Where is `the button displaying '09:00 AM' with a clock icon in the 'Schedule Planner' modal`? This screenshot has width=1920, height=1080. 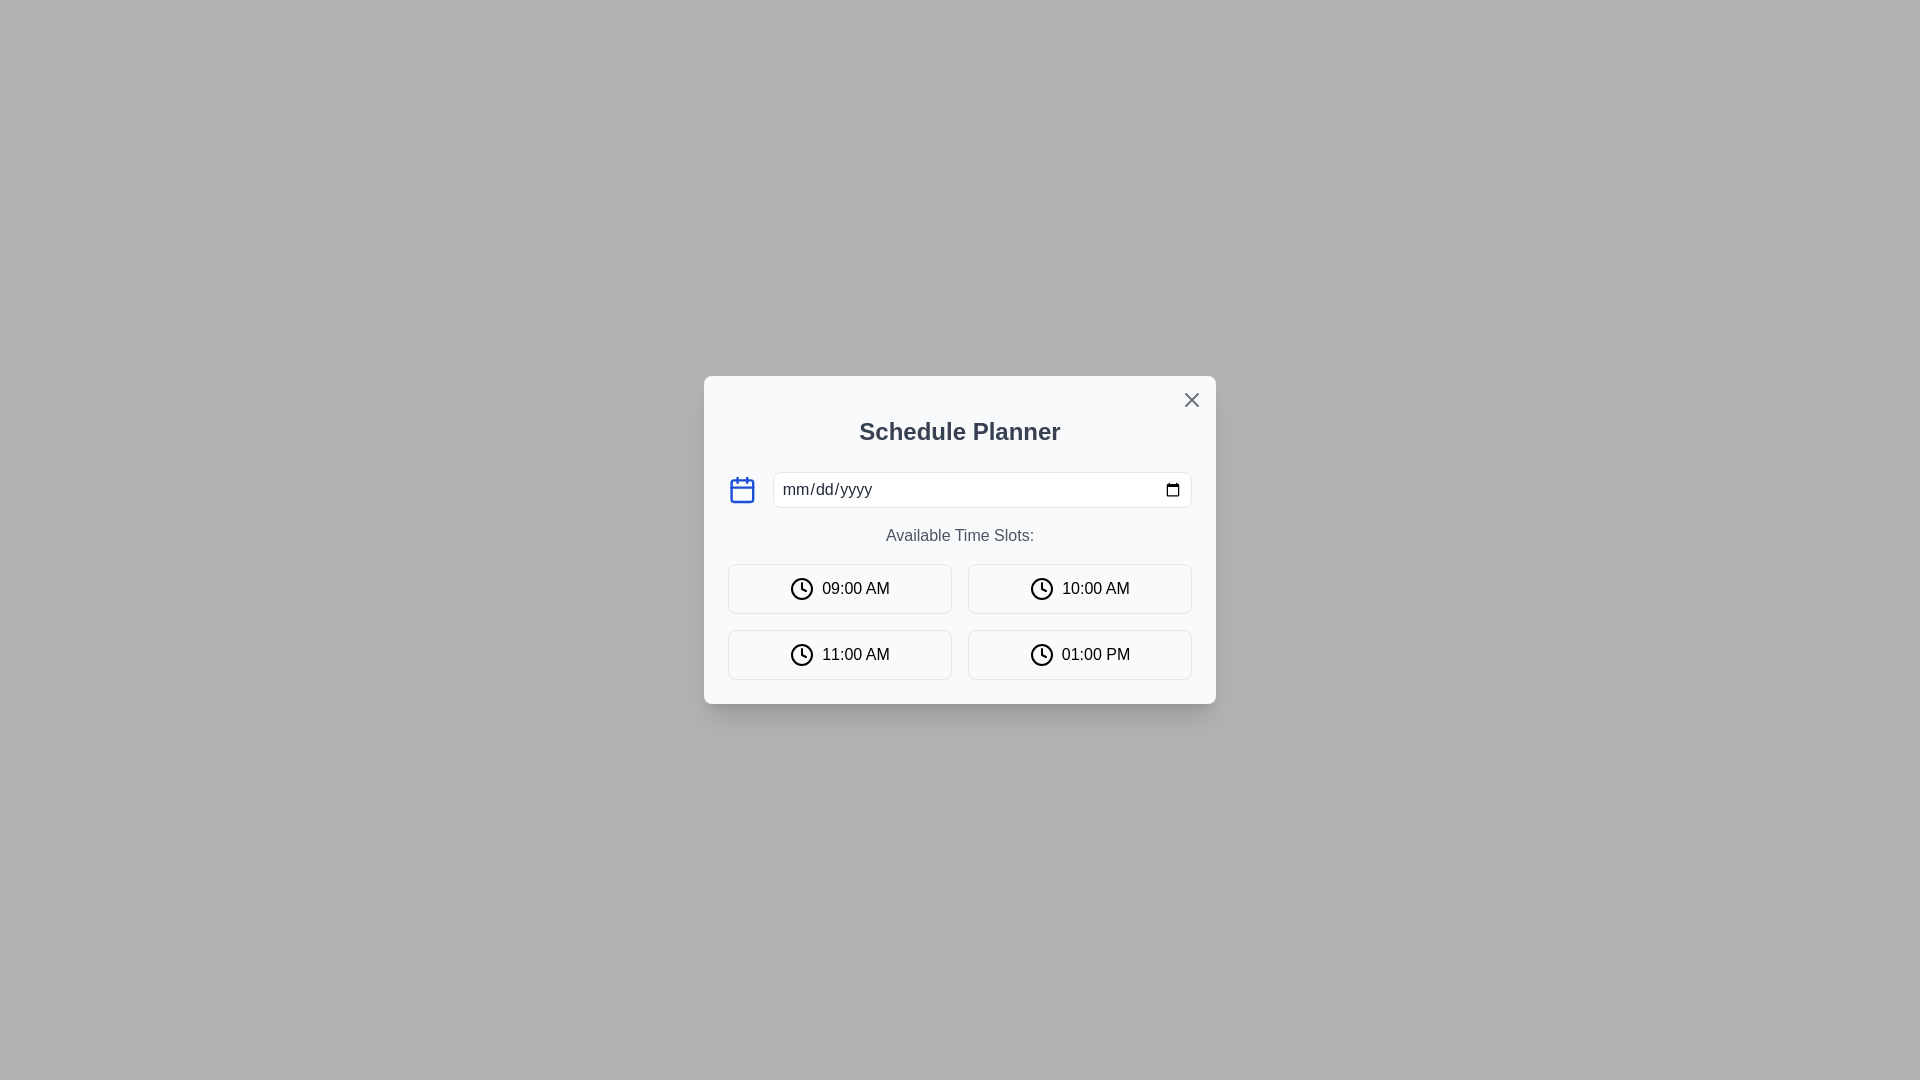 the button displaying '09:00 AM' with a clock icon in the 'Schedule Planner' modal is located at coordinates (840, 588).